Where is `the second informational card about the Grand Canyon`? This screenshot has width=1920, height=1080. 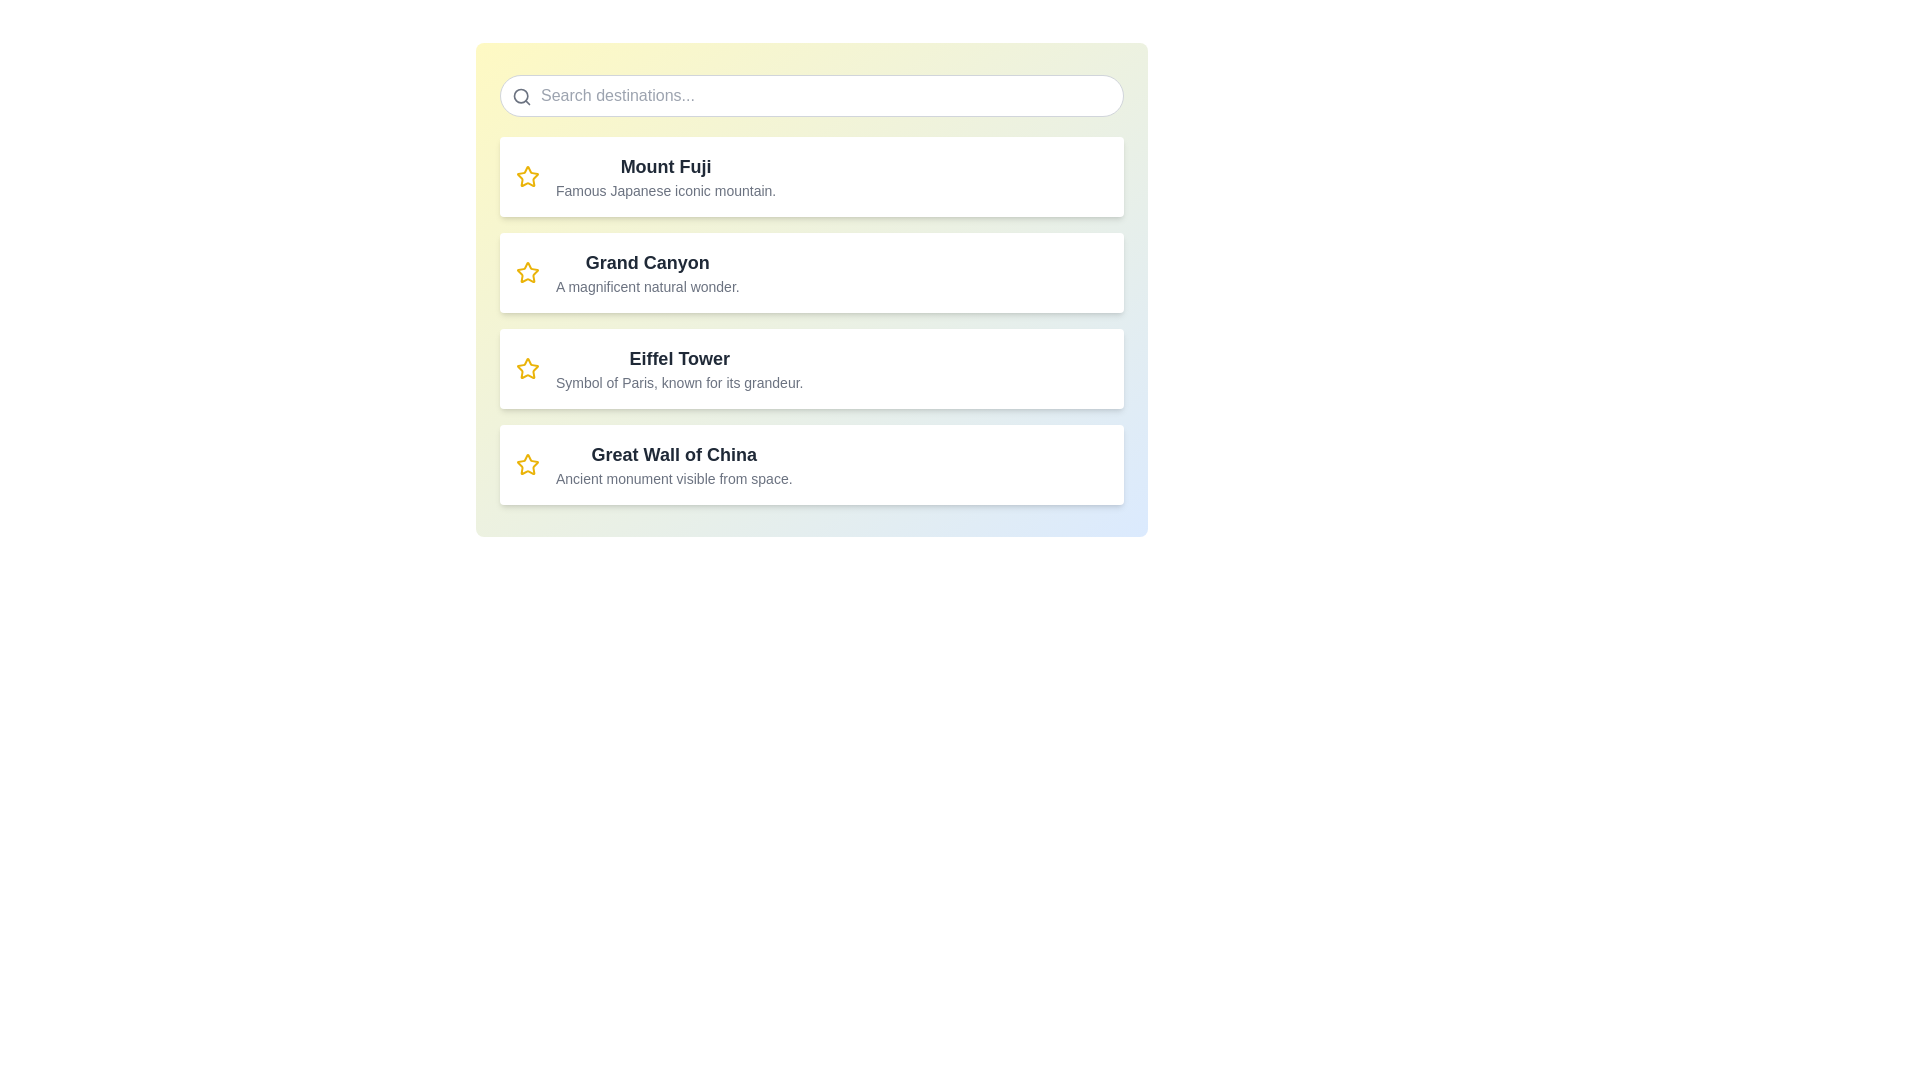 the second informational card about the Grand Canyon is located at coordinates (811, 289).